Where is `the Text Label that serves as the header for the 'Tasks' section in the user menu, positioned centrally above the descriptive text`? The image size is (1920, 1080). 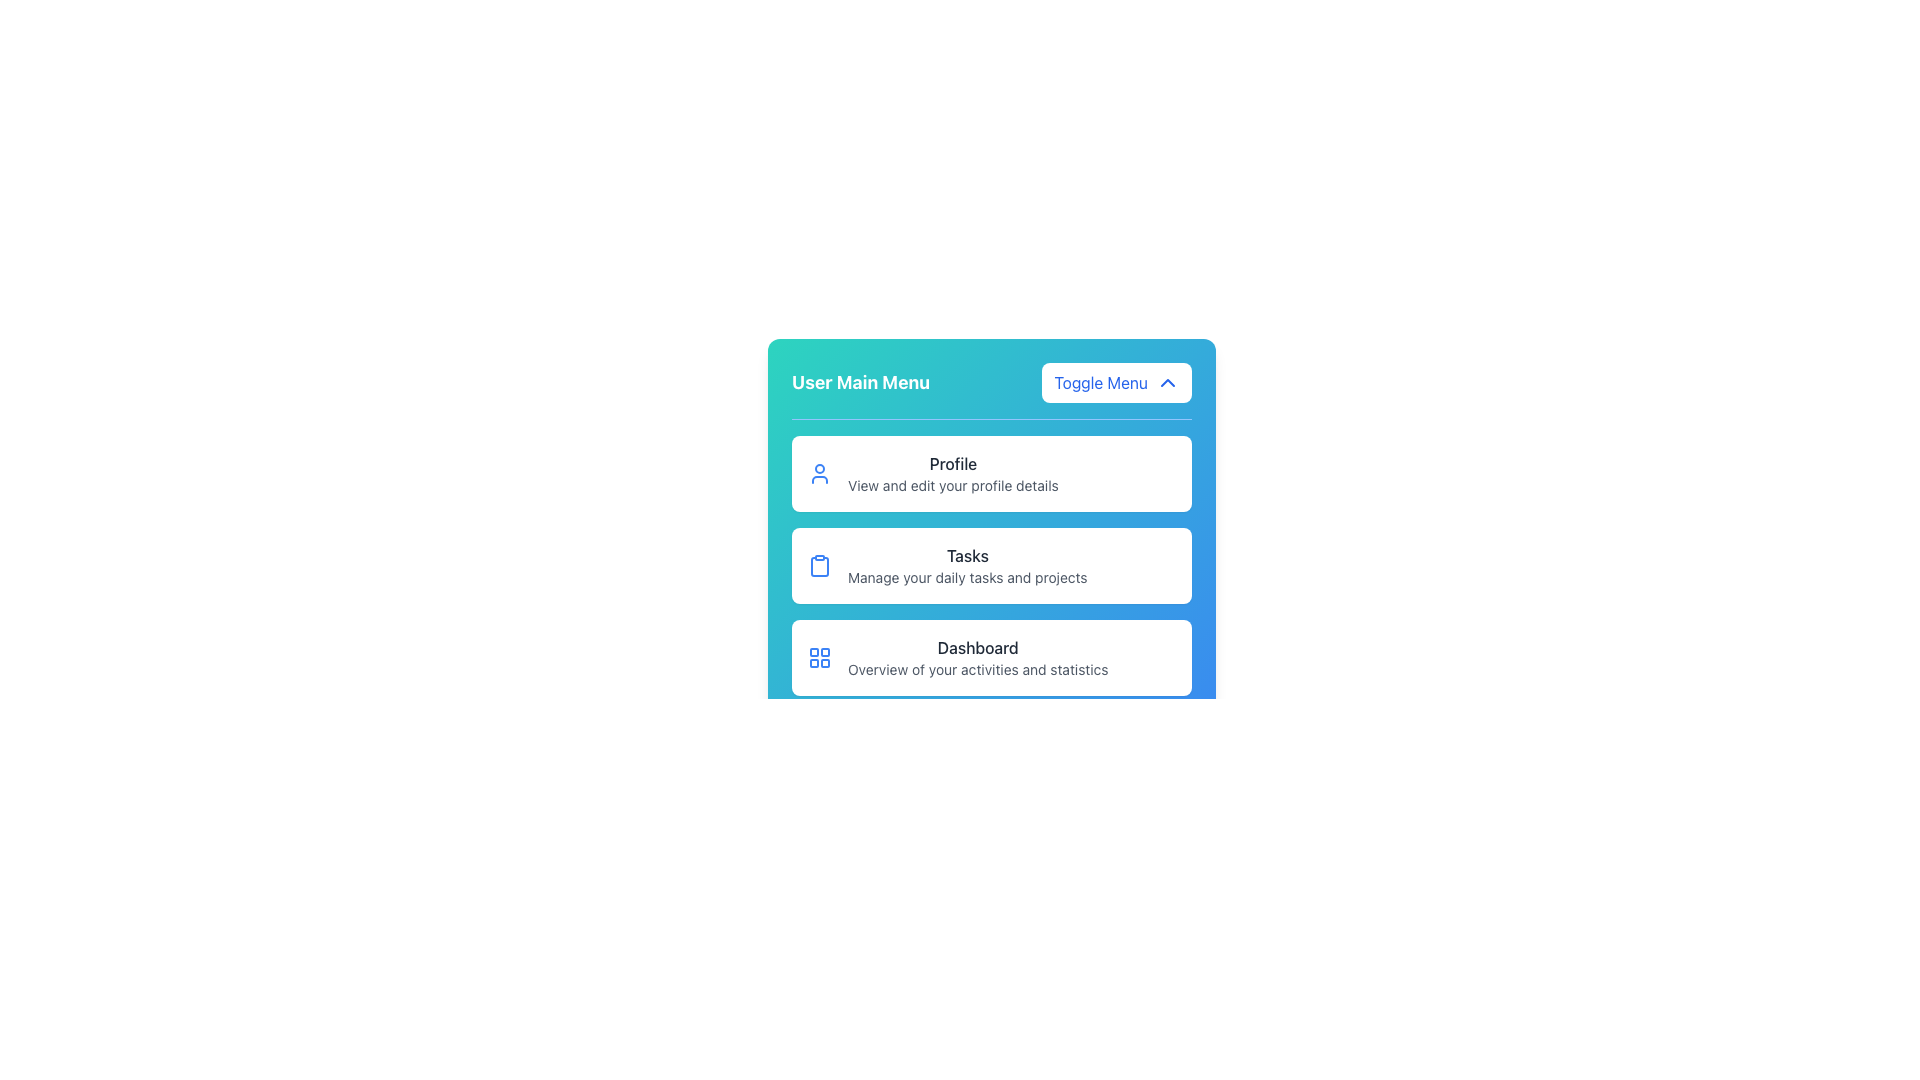 the Text Label that serves as the header for the 'Tasks' section in the user menu, positioned centrally above the descriptive text is located at coordinates (967, 555).